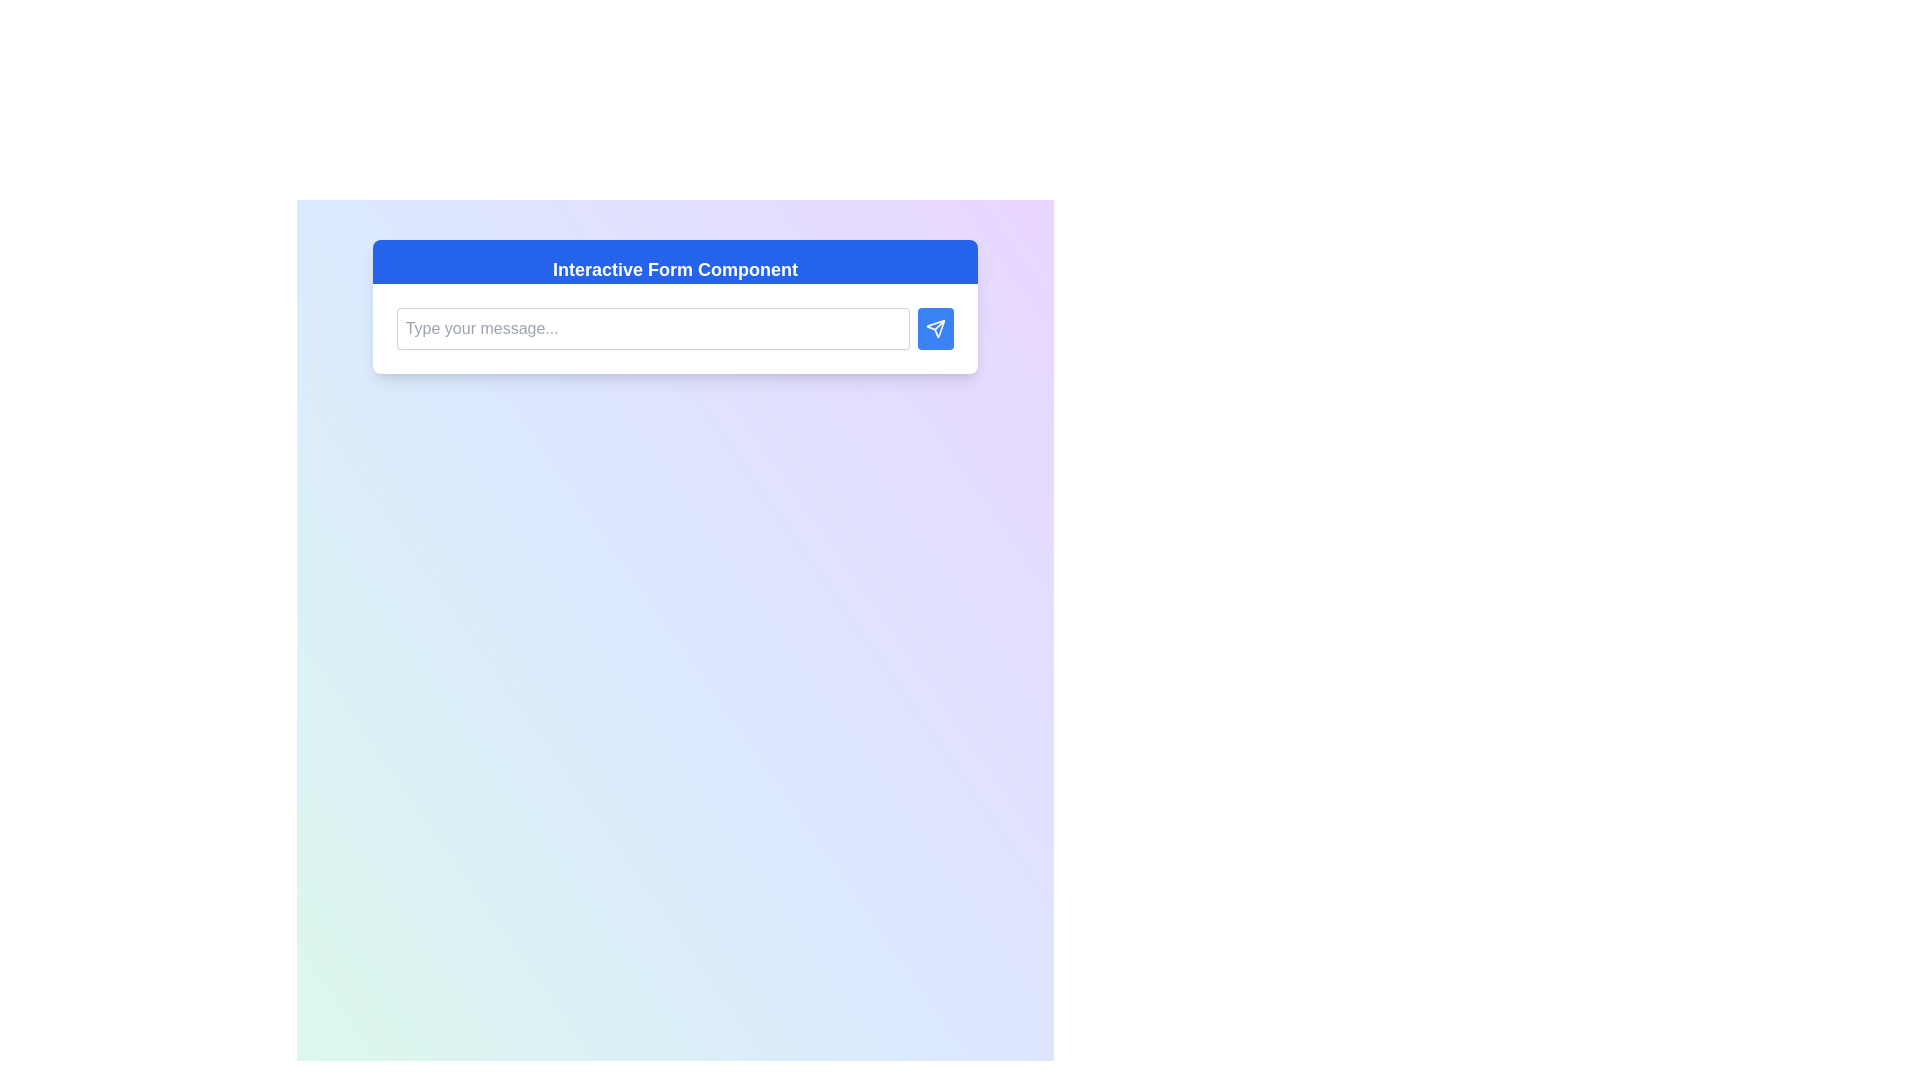 The width and height of the screenshot is (1920, 1080). I want to click on the minimalistic arrow icon located in the top-right section of the blue clickable button, so click(935, 326).